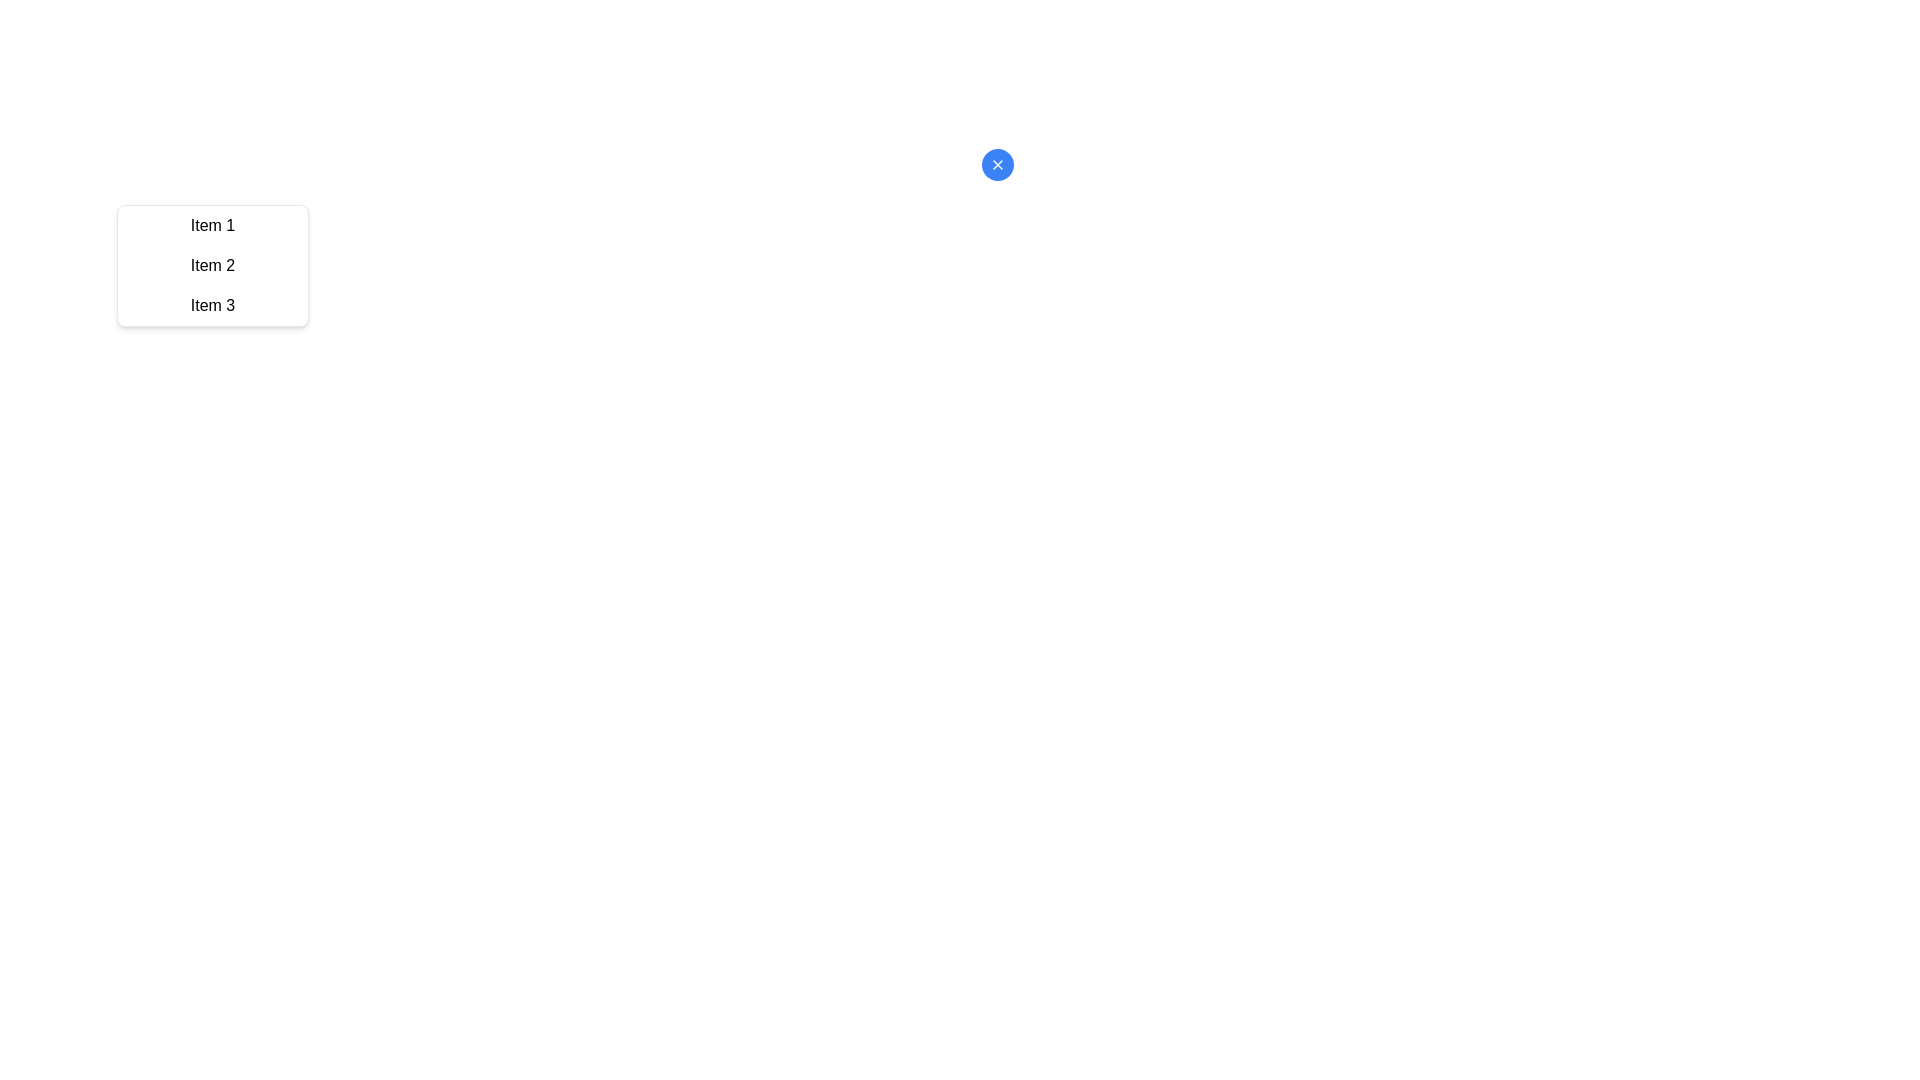 This screenshot has width=1920, height=1080. What do you see at coordinates (997, 164) in the screenshot?
I see `the blue circular button with a white 'X' icon at the top center of the interface` at bounding box center [997, 164].